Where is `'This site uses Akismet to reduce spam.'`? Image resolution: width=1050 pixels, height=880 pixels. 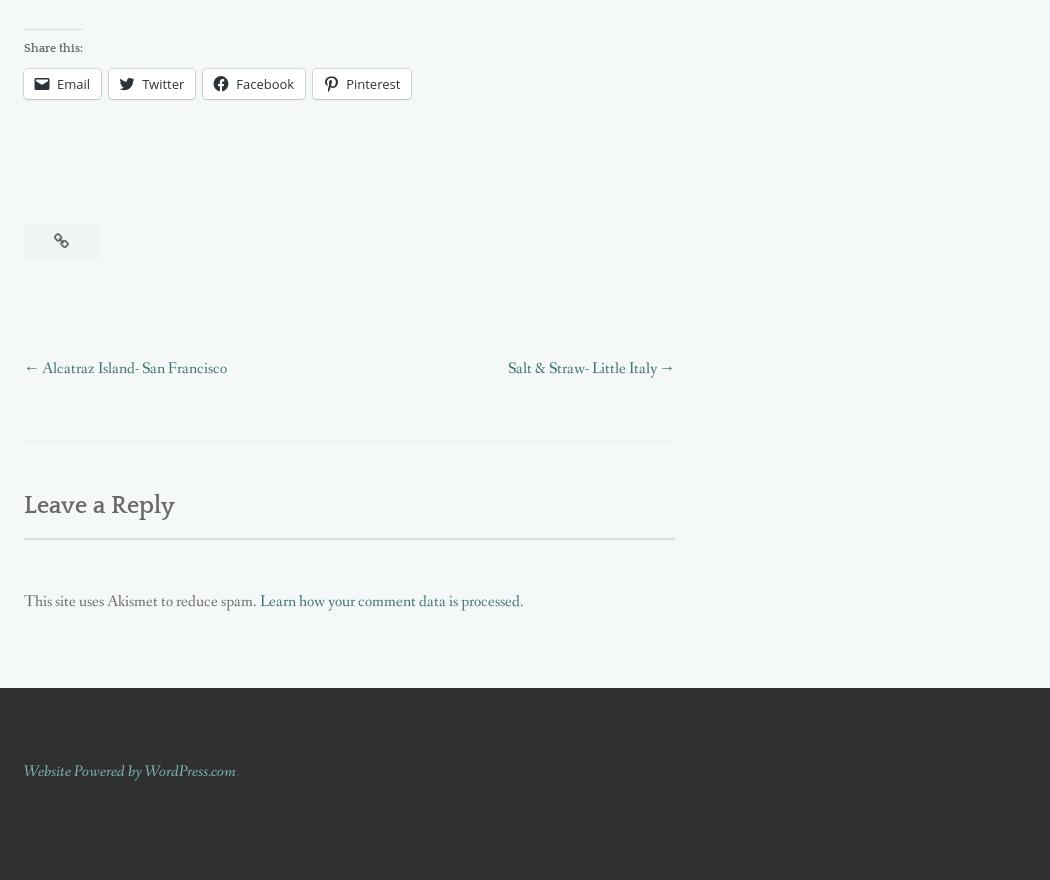 'This site uses Akismet to reduce spam.' is located at coordinates (140, 600).